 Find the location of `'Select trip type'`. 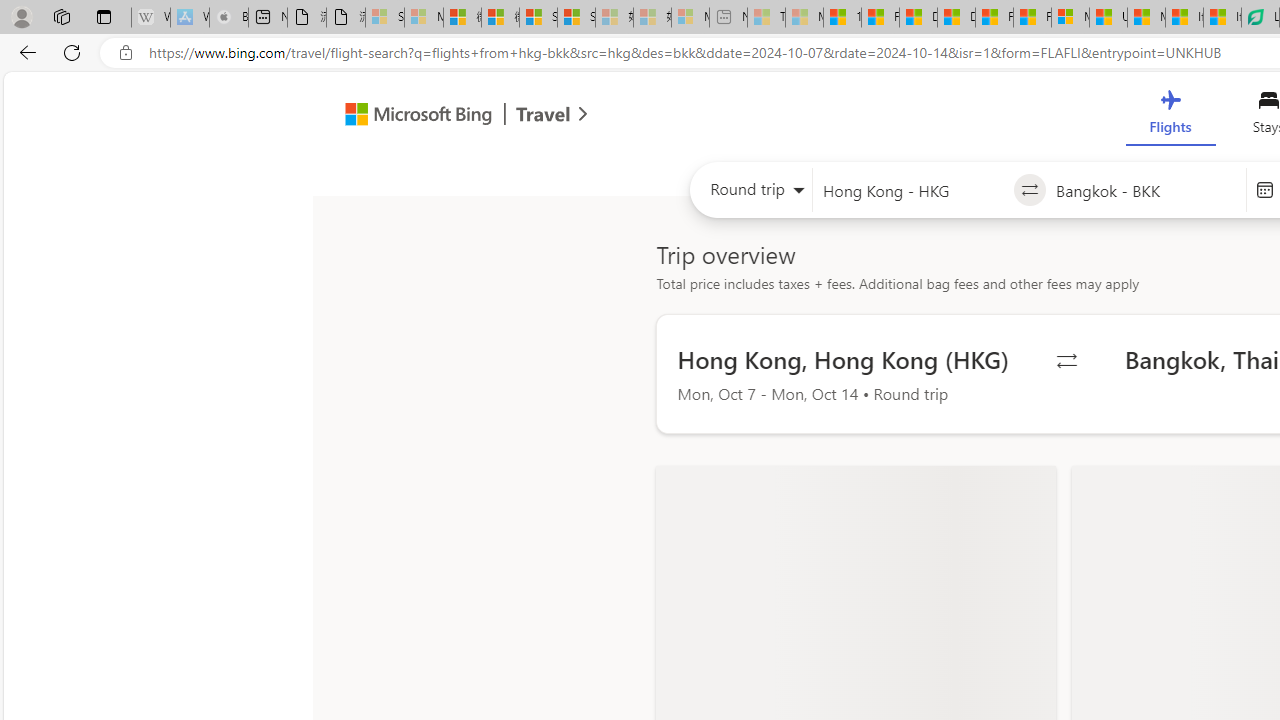

'Select trip type' is located at coordinates (750, 194).